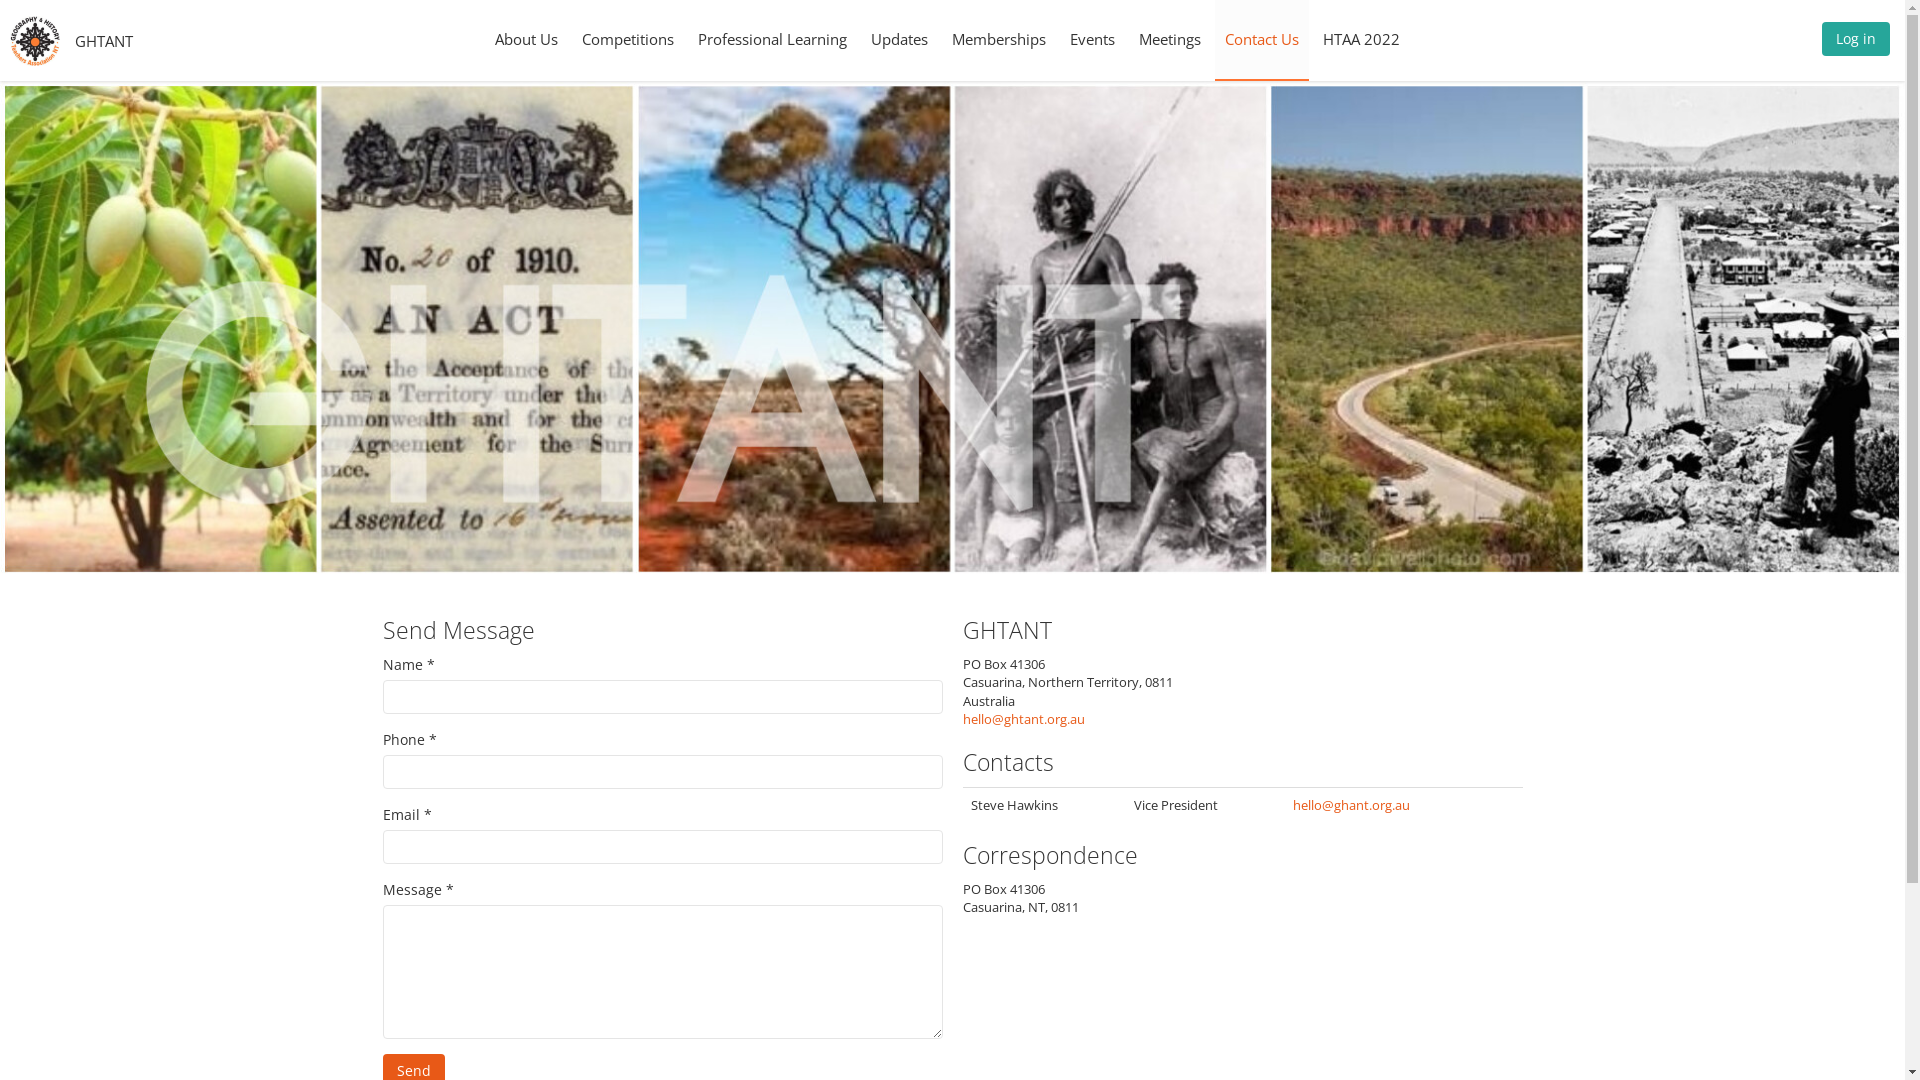 The height and width of the screenshot is (1080, 1920). What do you see at coordinates (1170, 39) in the screenshot?
I see `'Meetings'` at bounding box center [1170, 39].